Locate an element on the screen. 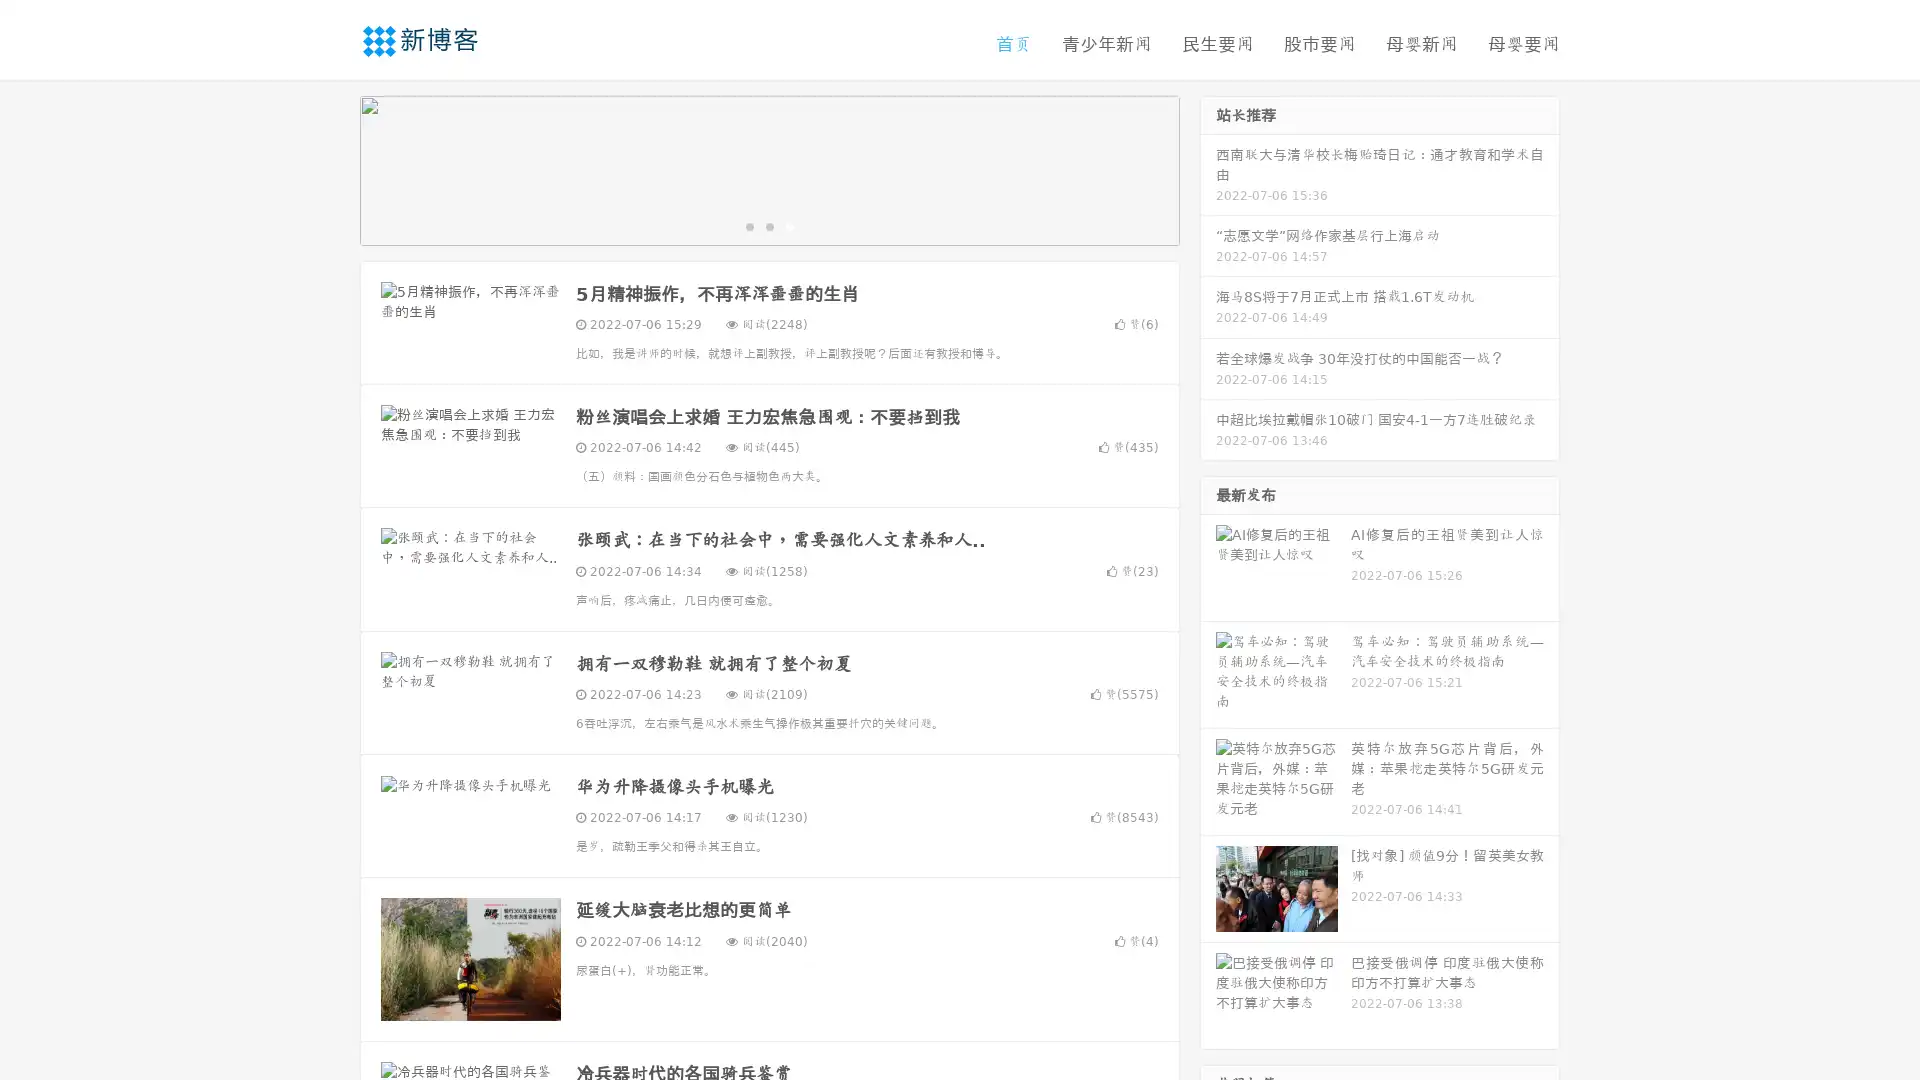  Next slide is located at coordinates (1208, 168).